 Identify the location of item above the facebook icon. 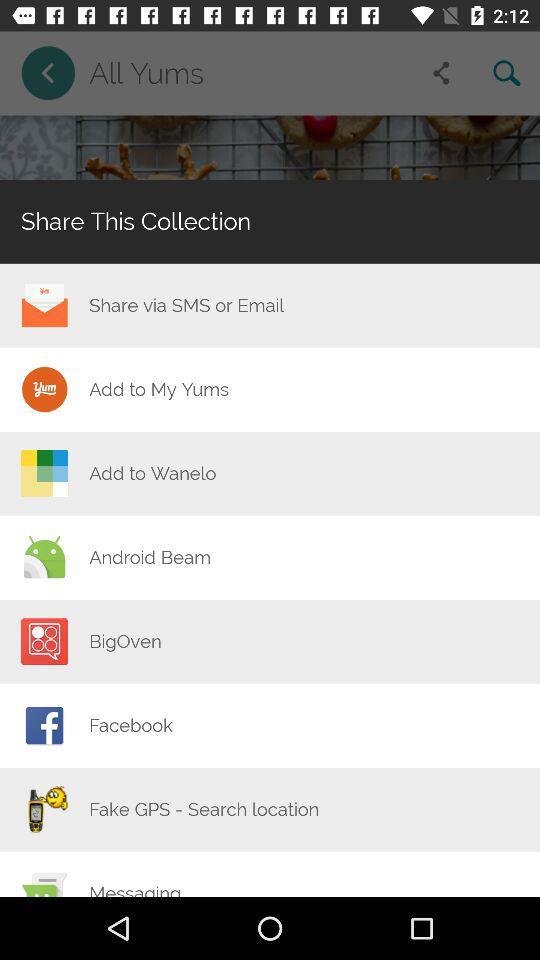
(125, 640).